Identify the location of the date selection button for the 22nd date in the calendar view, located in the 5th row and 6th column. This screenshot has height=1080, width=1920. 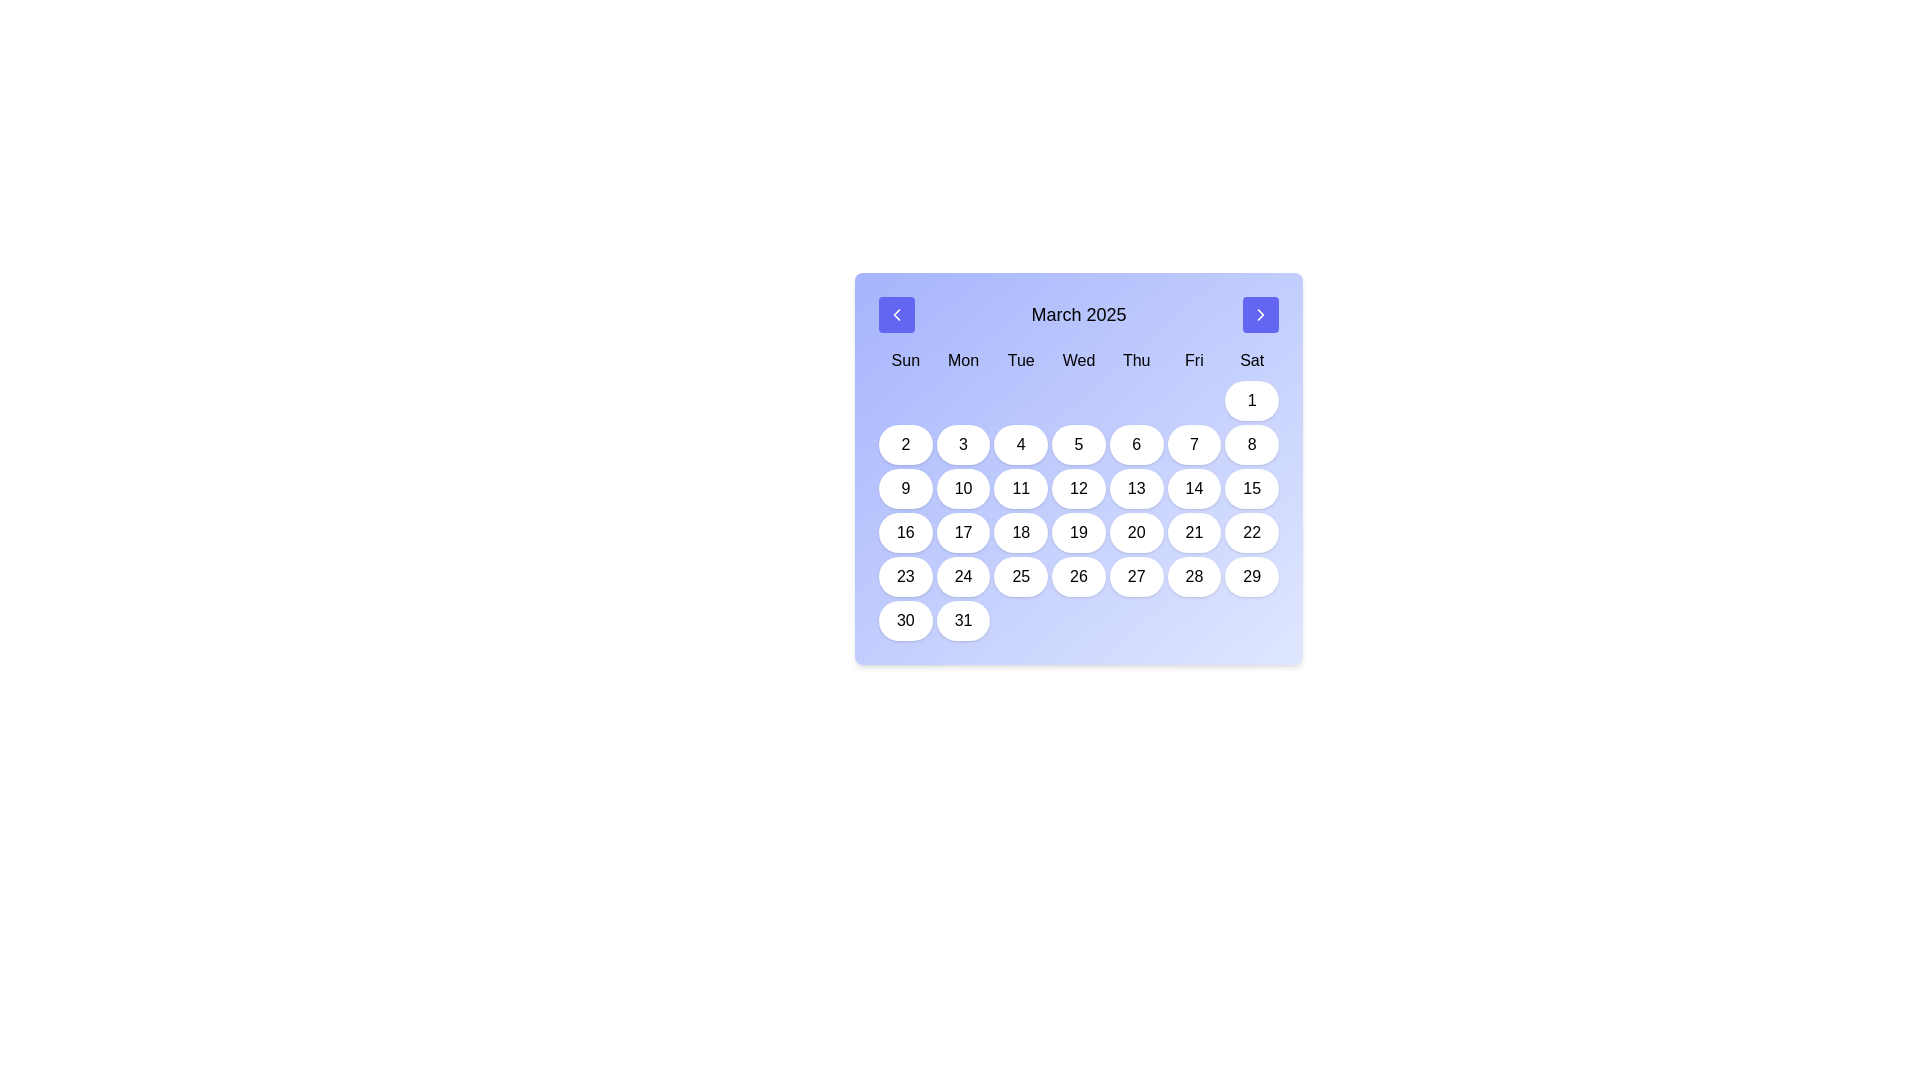
(1251, 531).